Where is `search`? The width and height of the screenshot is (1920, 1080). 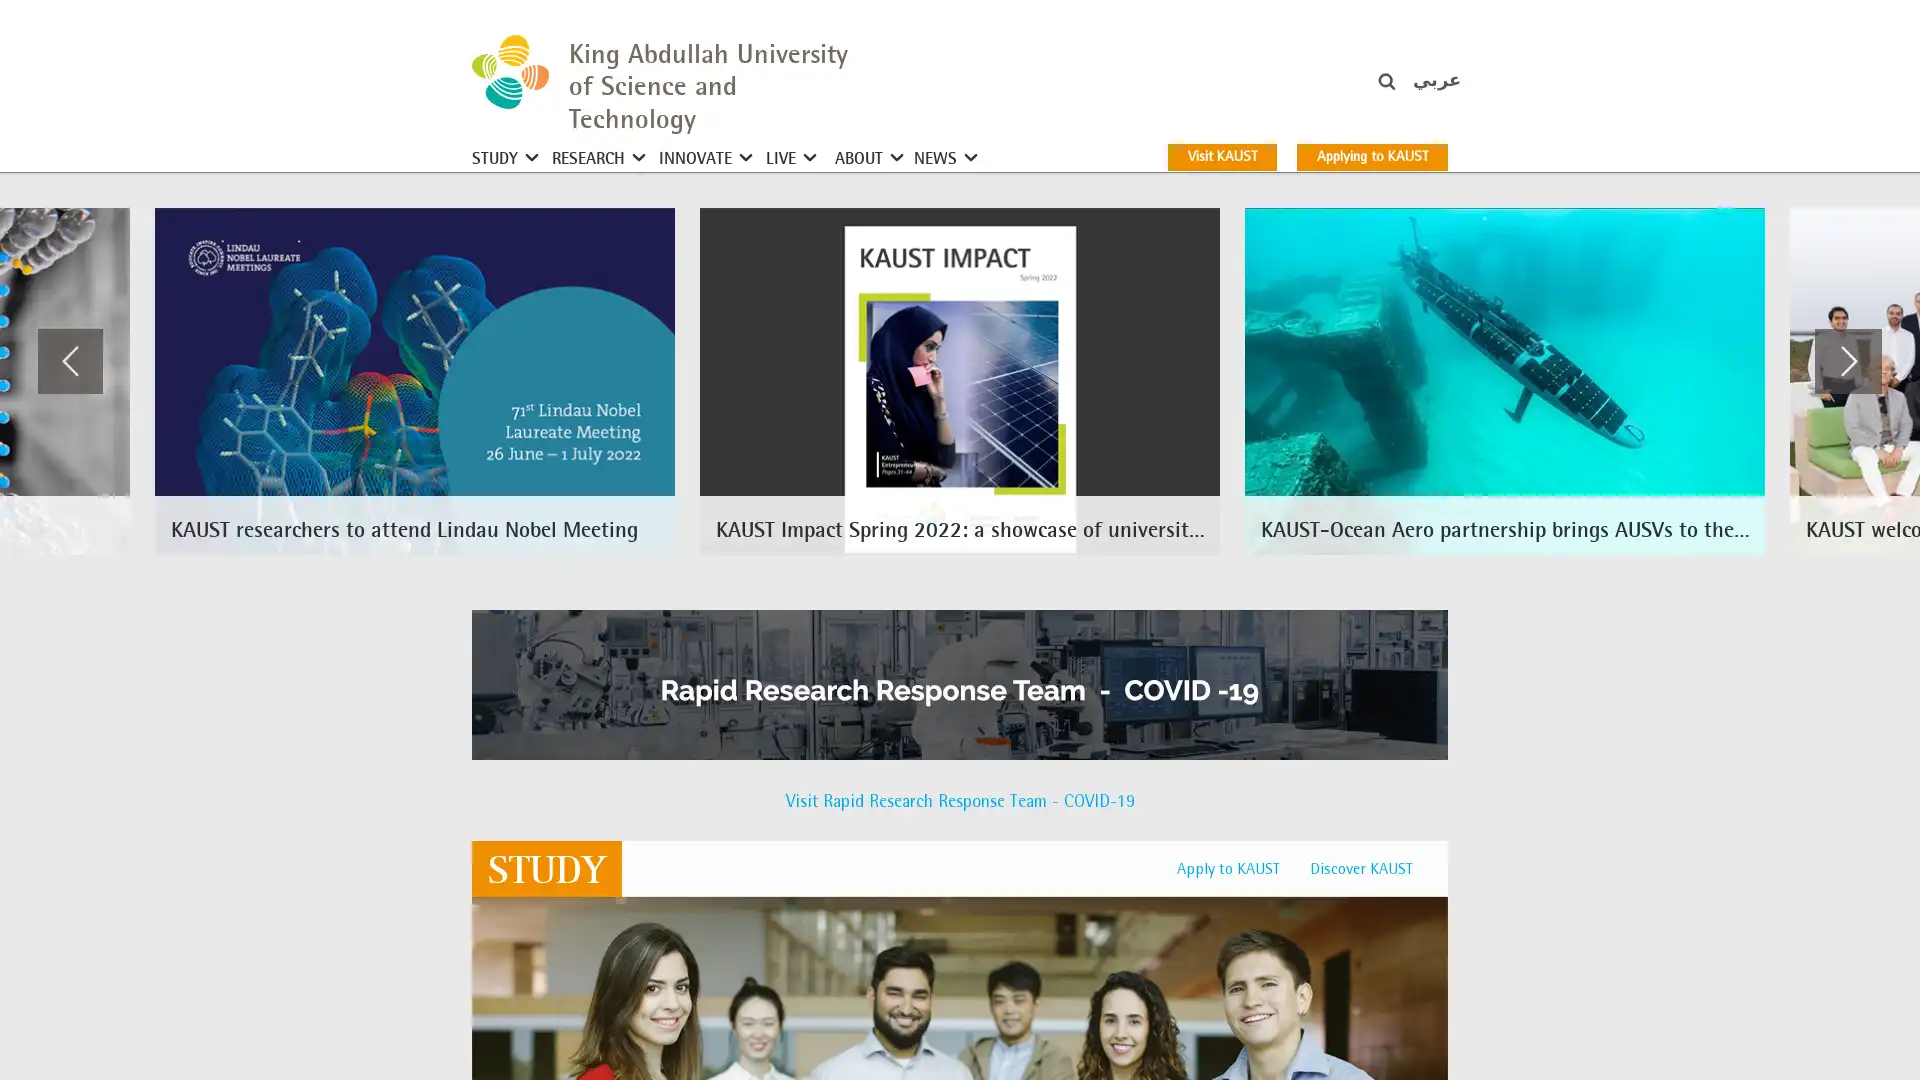
search is located at coordinates (1413, 91).